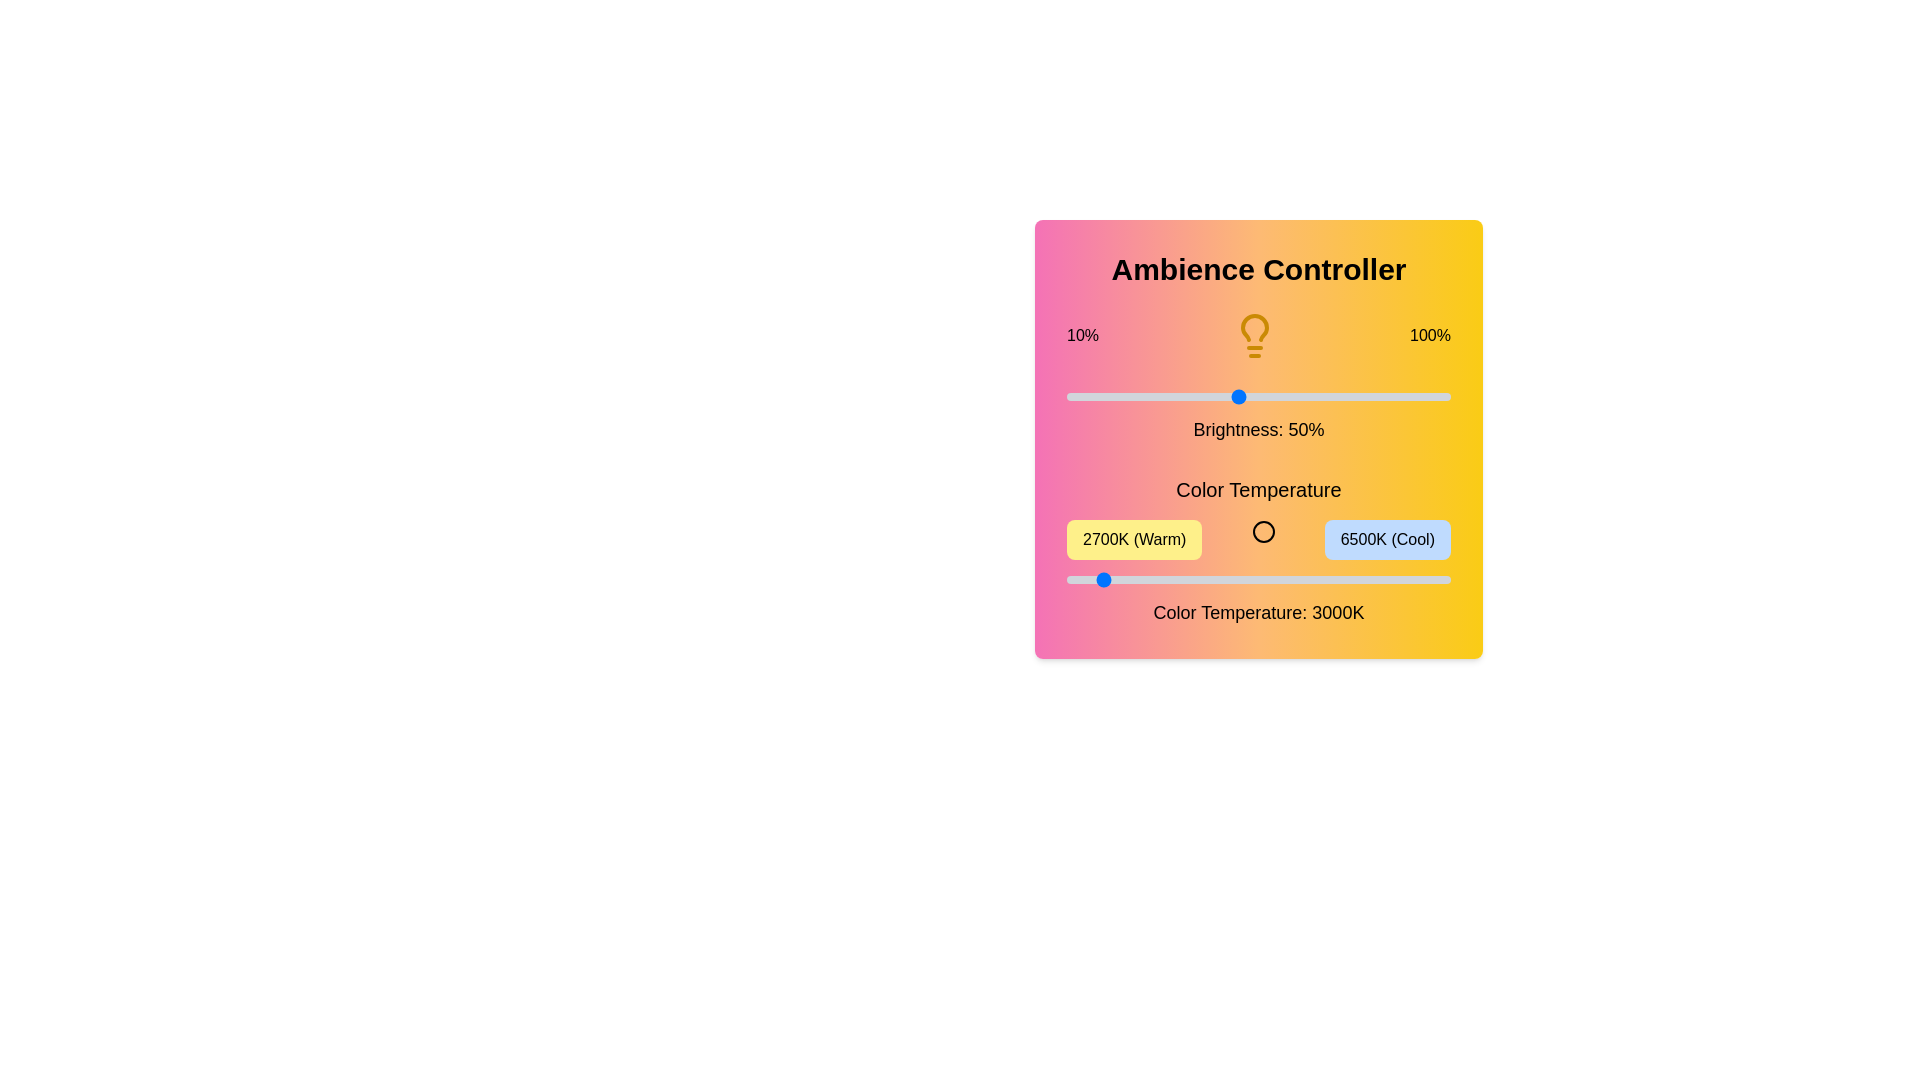 The height and width of the screenshot is (1080, 1920). What do you see at coordinates (1437, 579) in the screenshot?
I see `the color temperature slider to 6372 K` at bounding box center [1437, 579].